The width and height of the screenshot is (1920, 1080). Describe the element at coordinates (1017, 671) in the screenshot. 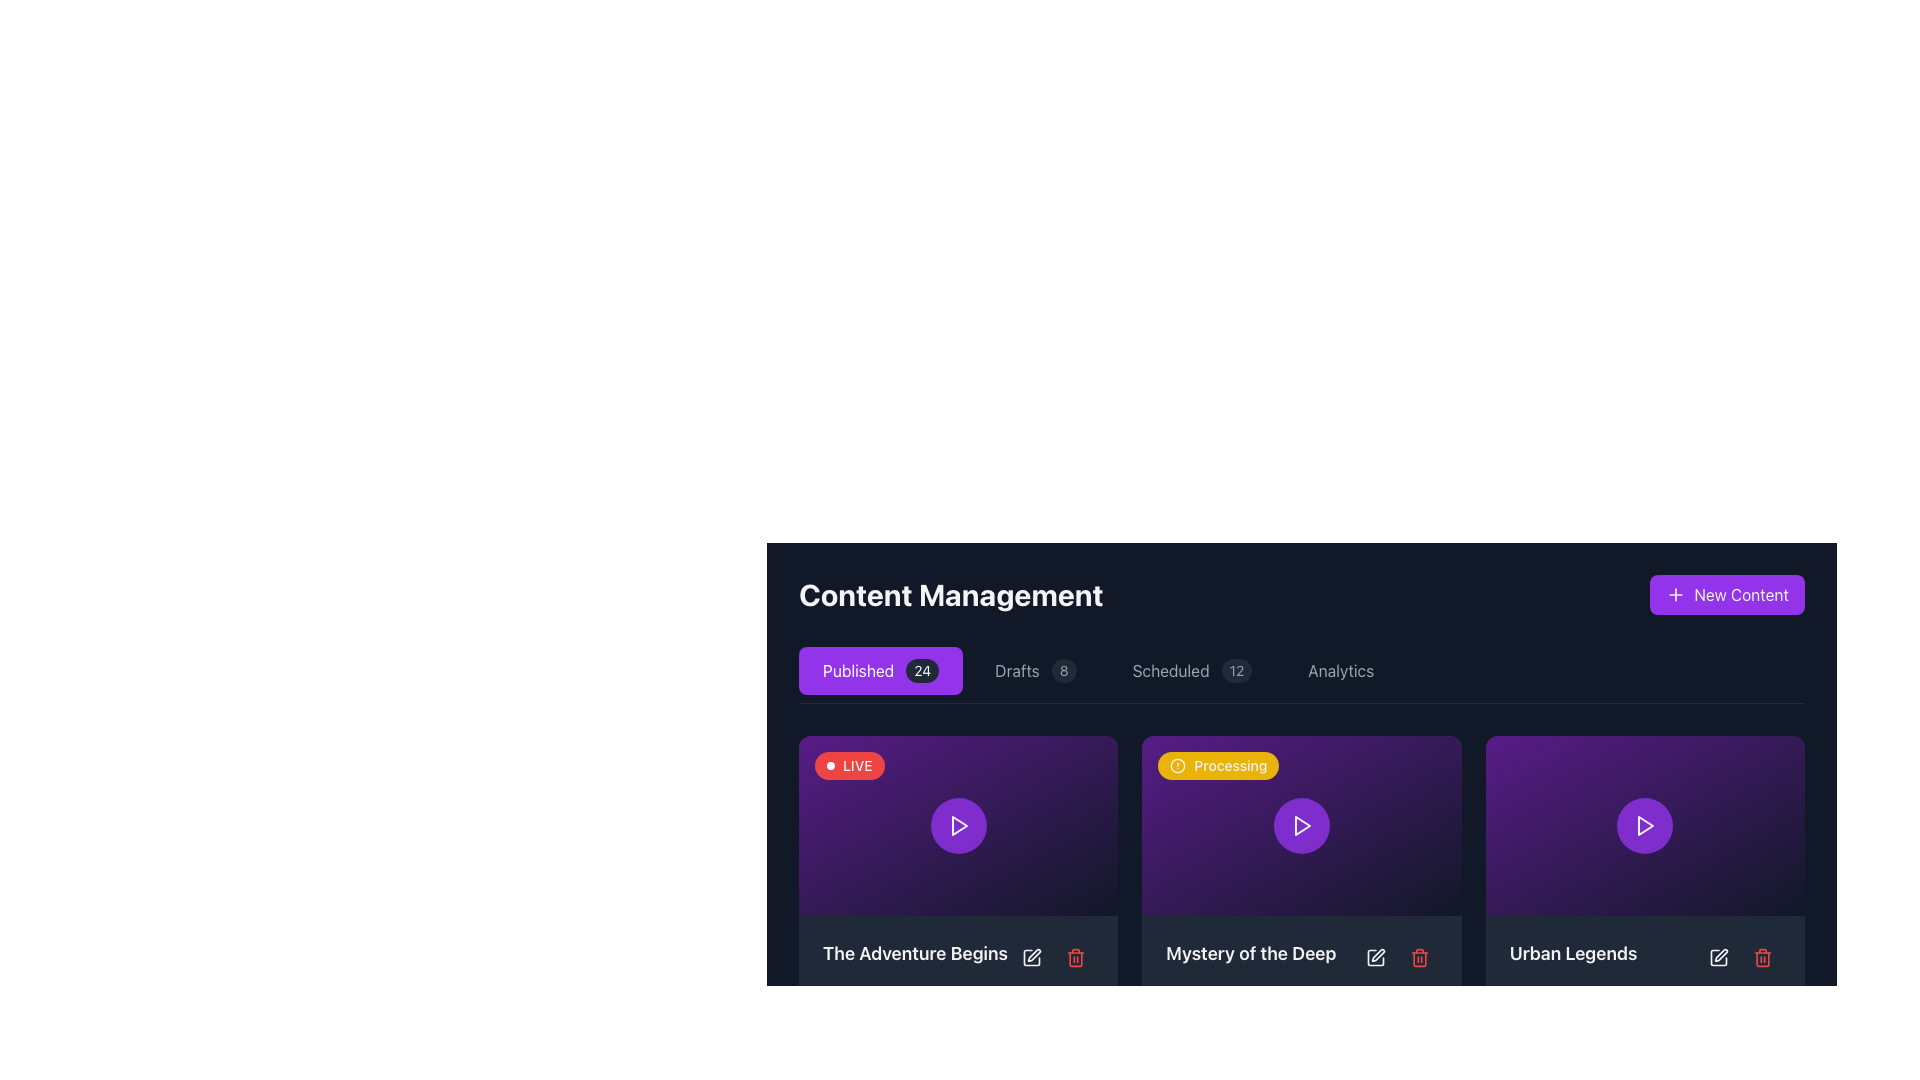

I see `the 'Drafts' text label element` at that location.